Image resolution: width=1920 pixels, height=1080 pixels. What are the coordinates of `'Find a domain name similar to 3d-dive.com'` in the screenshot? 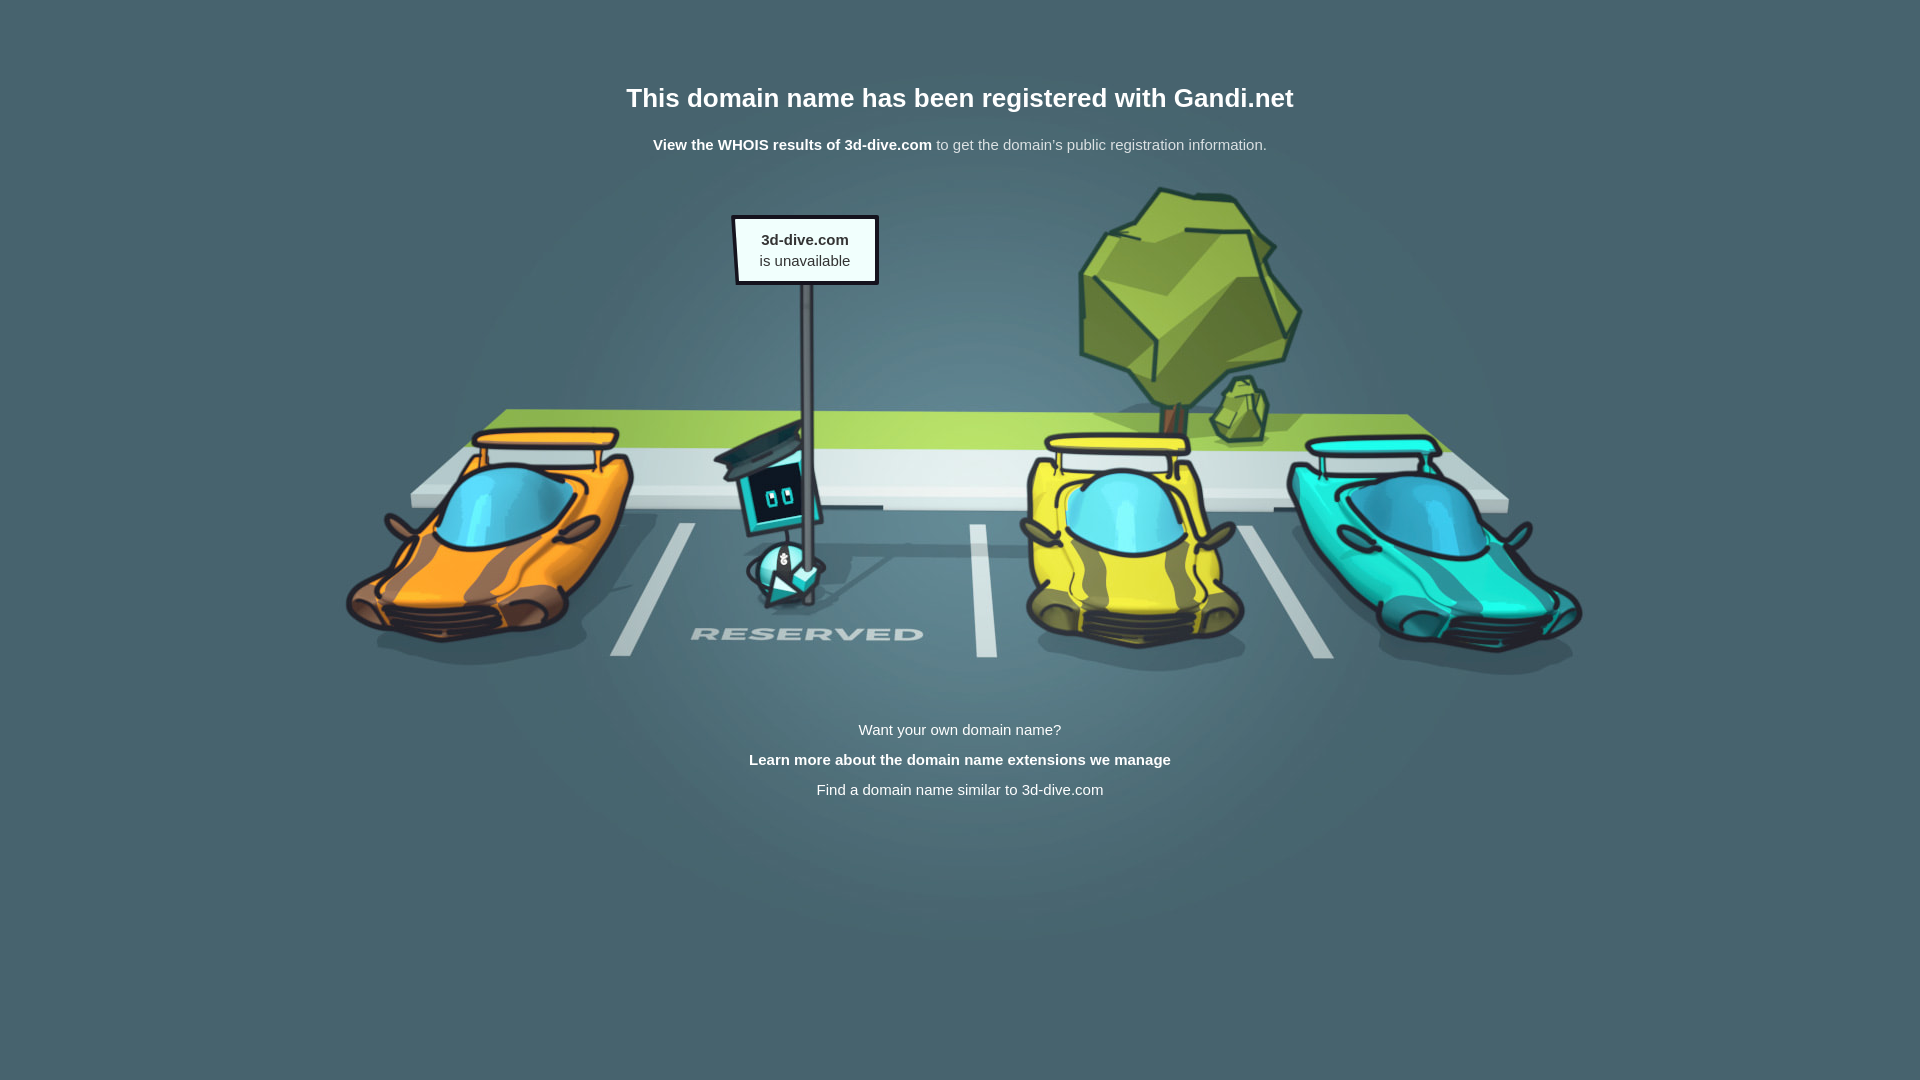 It's located at (960, 788).